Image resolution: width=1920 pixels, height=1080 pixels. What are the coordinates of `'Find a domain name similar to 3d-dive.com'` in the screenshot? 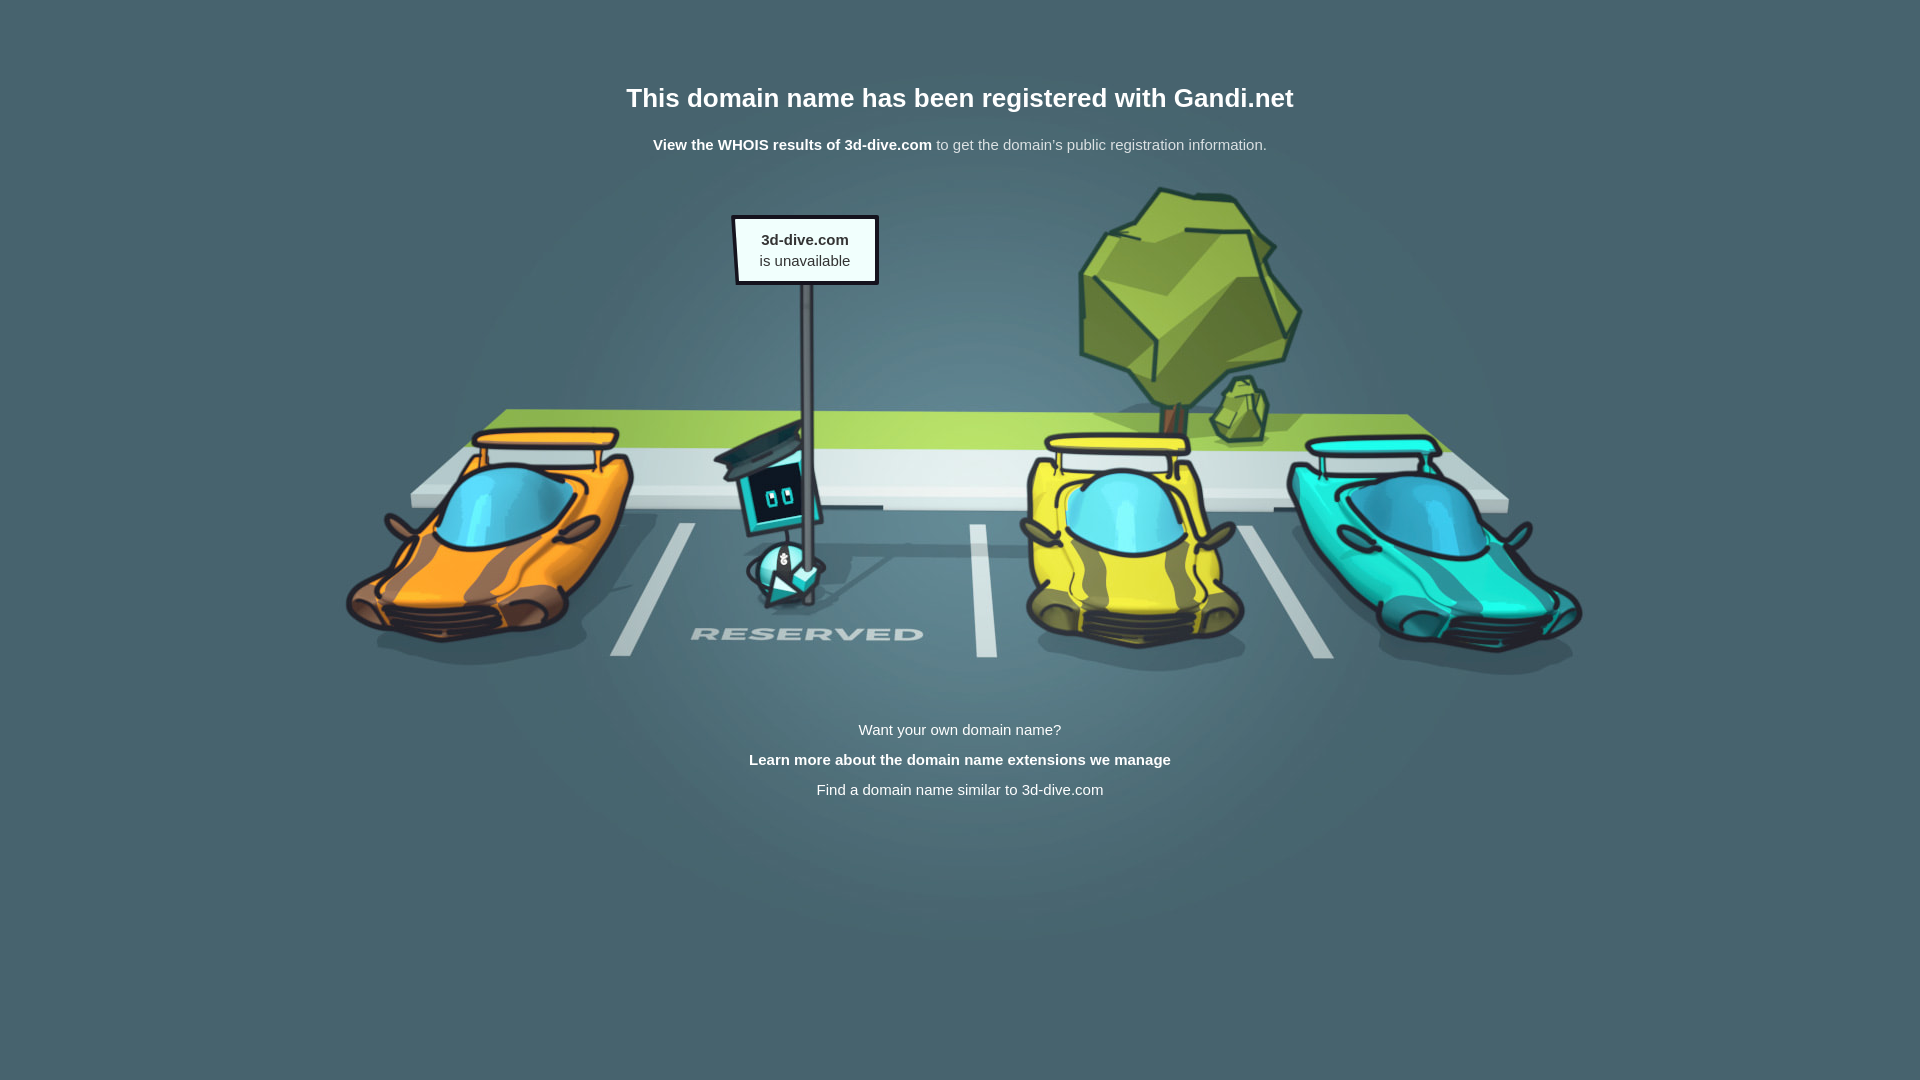 It's located at (960, 788).